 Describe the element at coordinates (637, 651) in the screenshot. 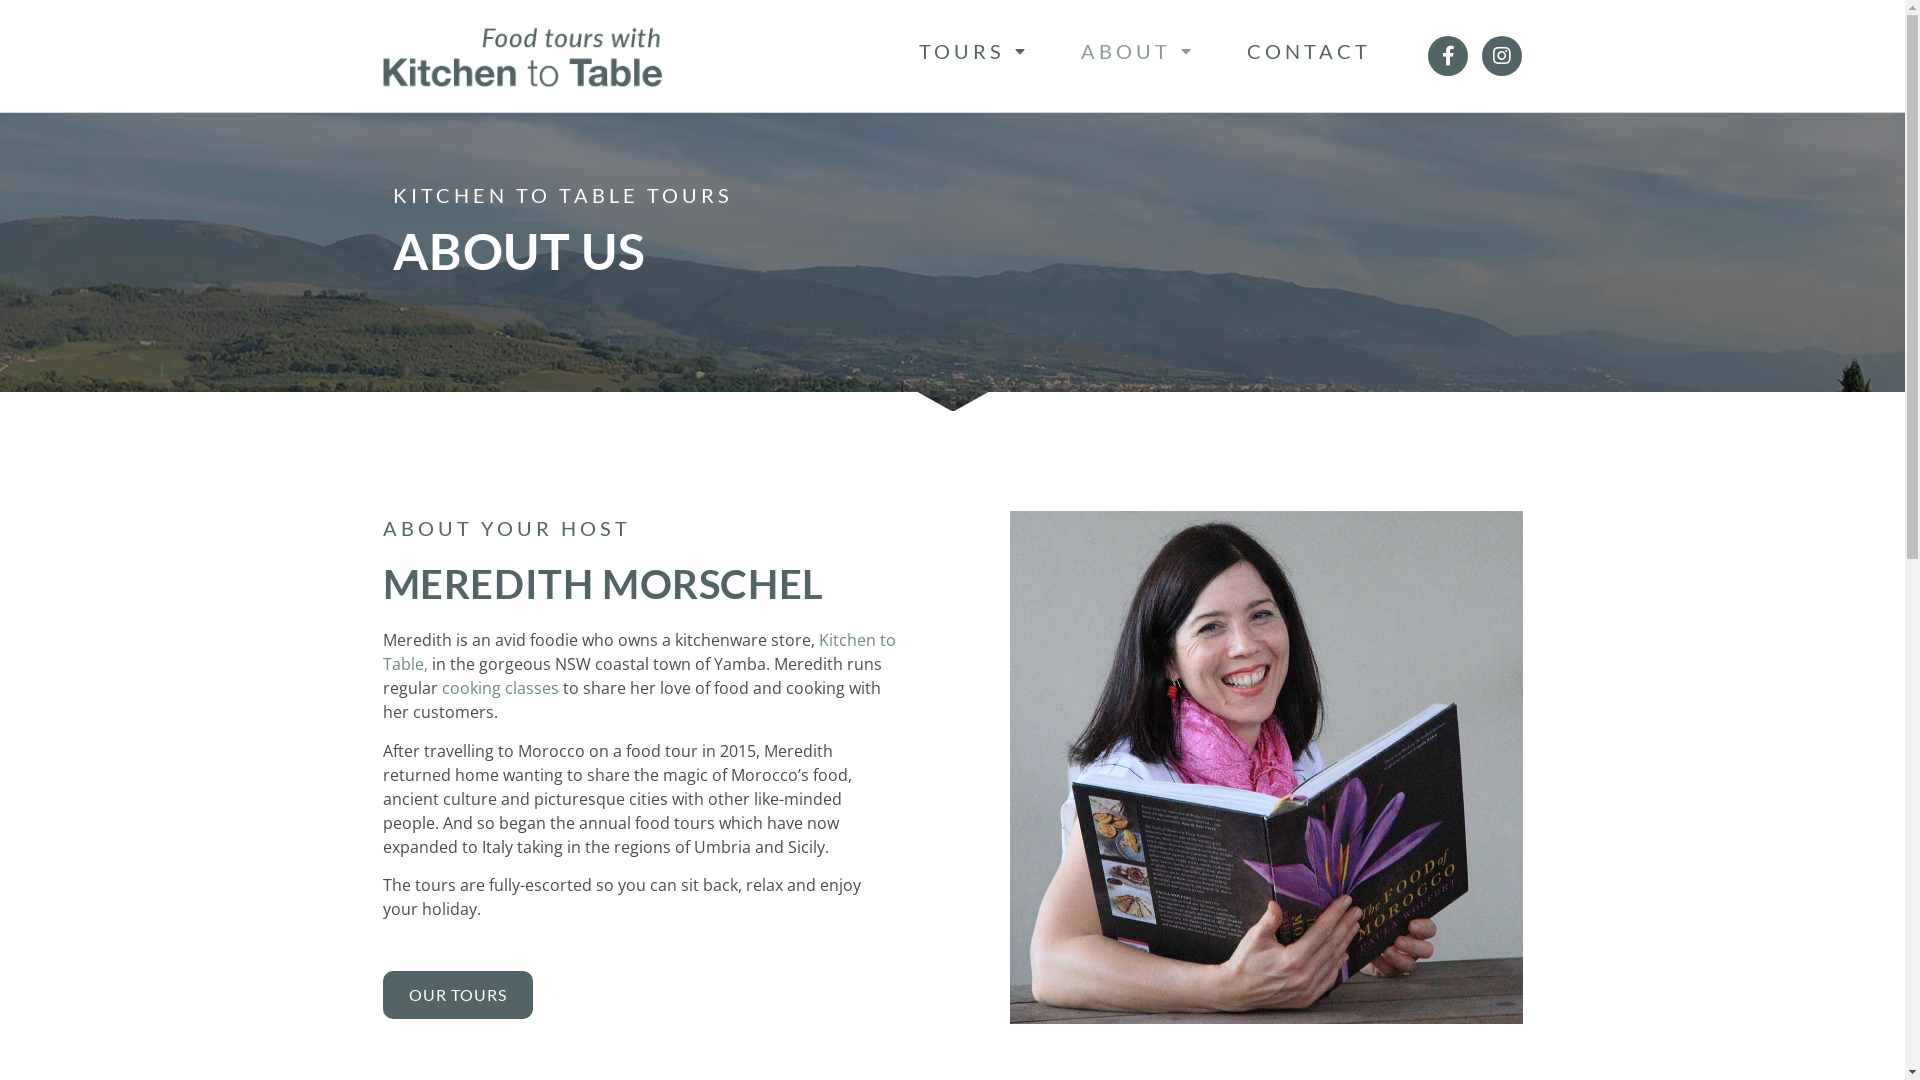

I see `'Kitchen to Table,'` at that location.